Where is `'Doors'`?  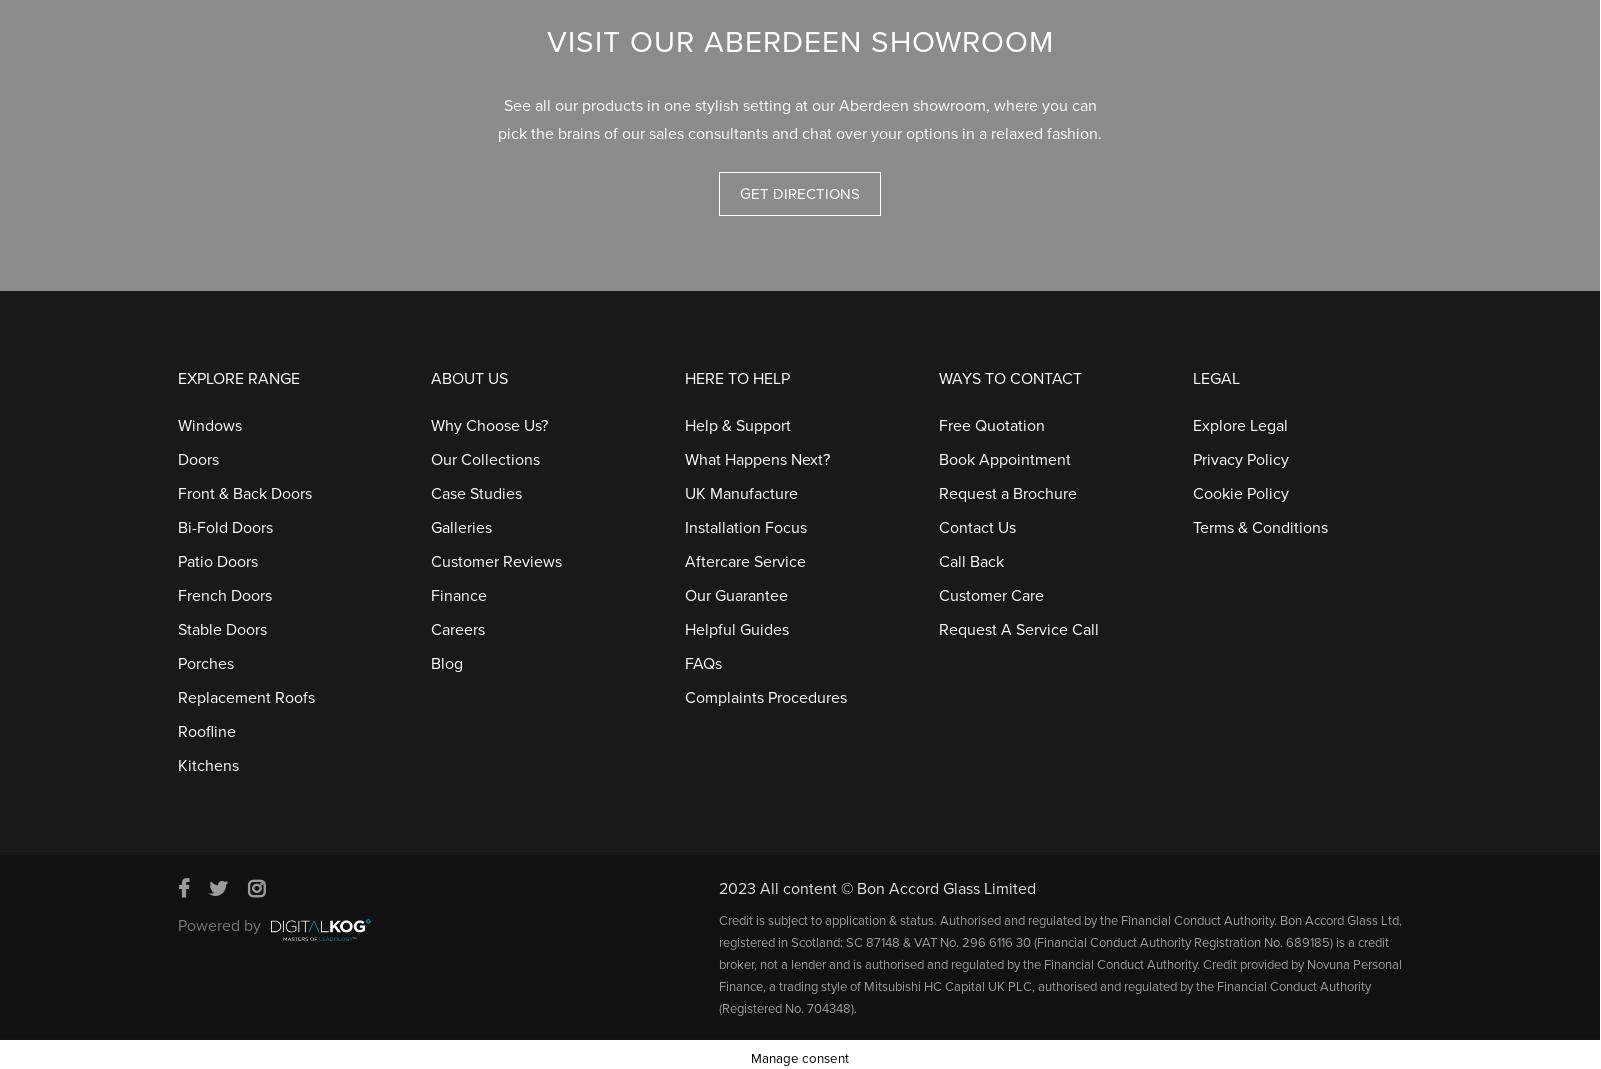
'Doors' is located at coordinates (197, 450).